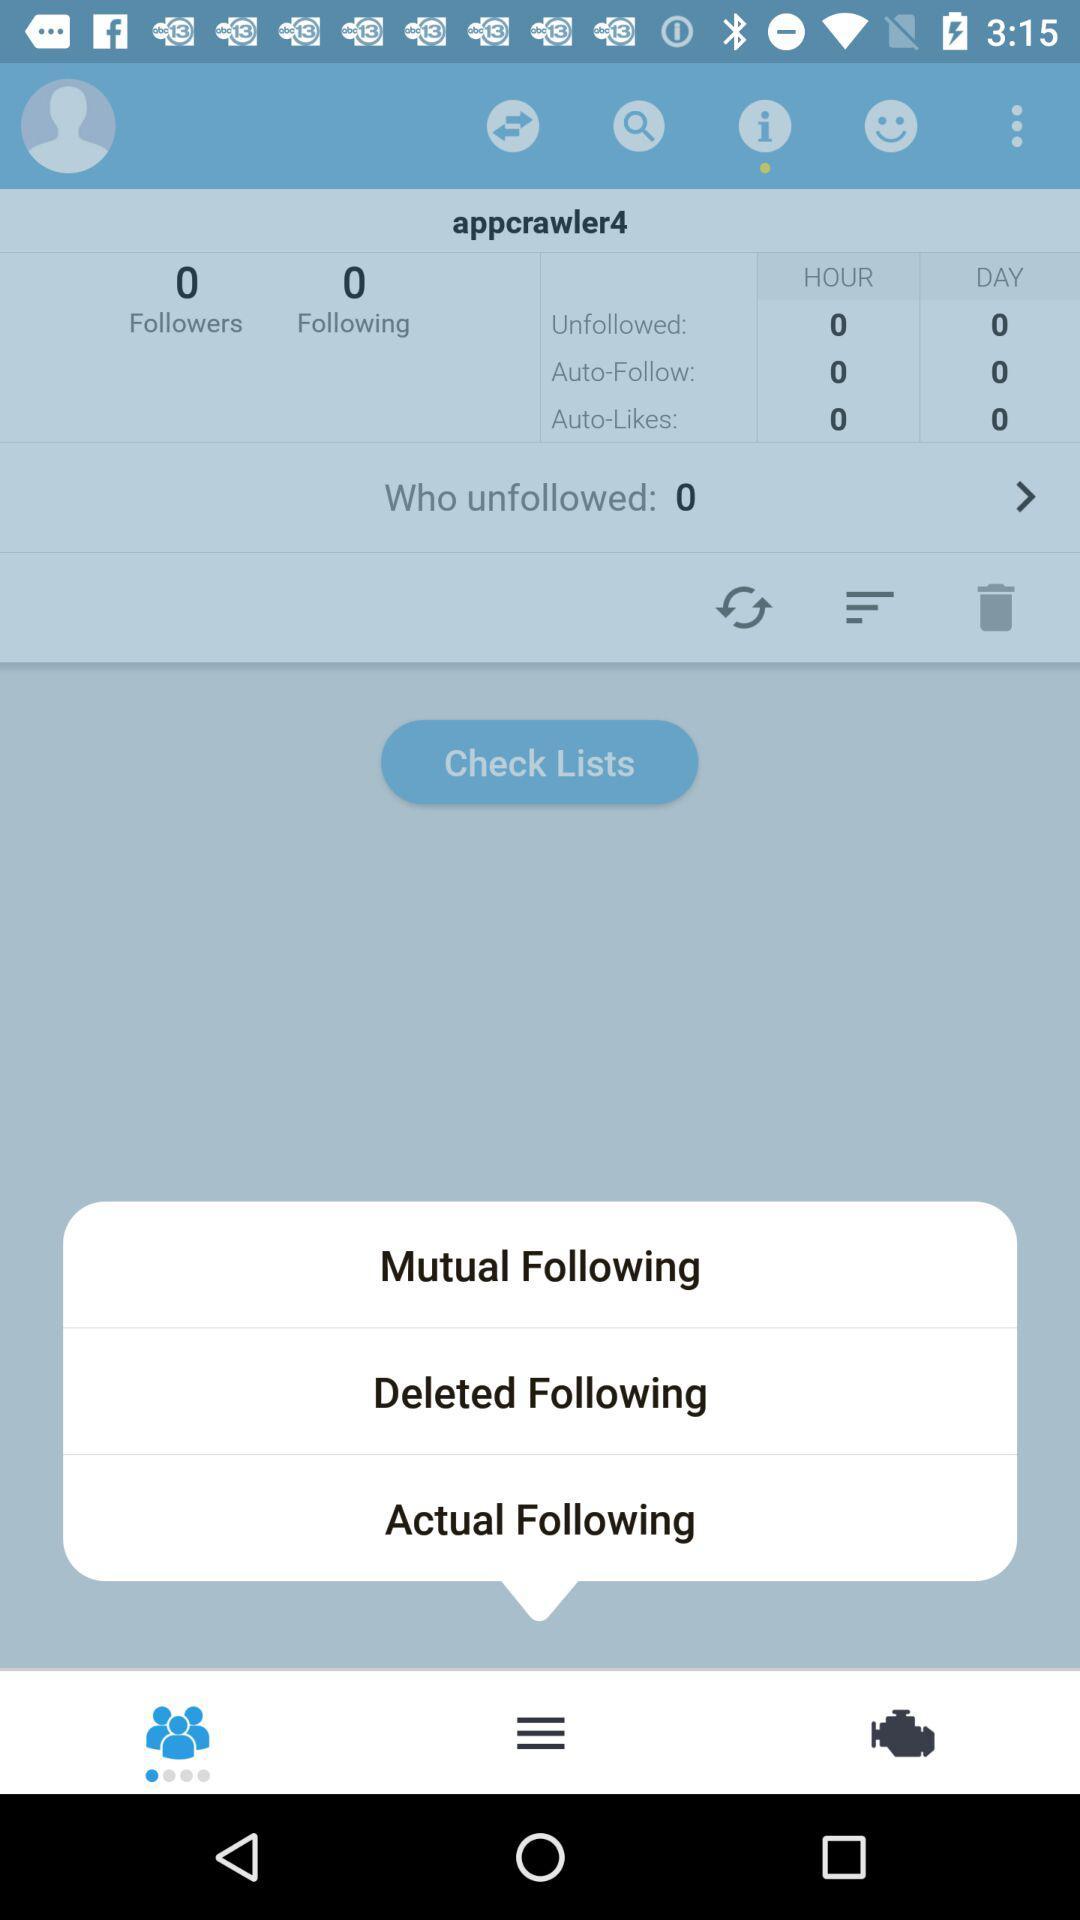 This screenshot has width=1080, height=1920. I want to click on information, so click(764, 124).